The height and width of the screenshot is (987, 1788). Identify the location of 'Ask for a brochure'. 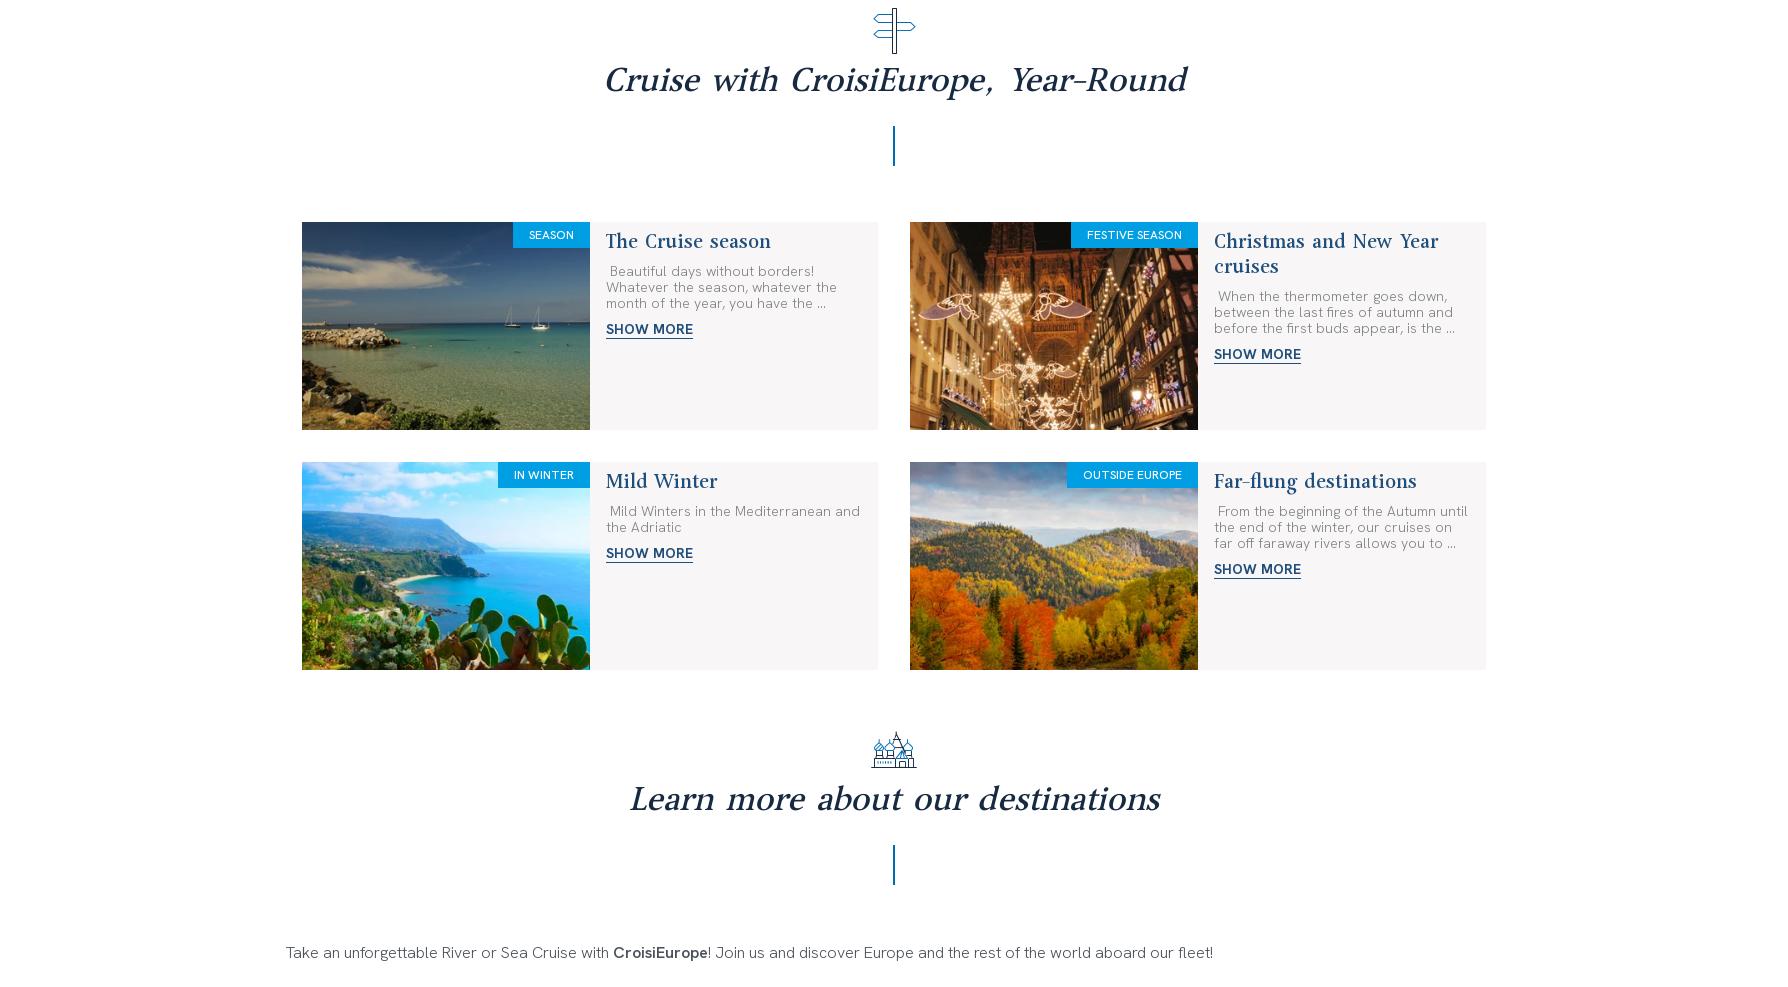
(1064, 863).